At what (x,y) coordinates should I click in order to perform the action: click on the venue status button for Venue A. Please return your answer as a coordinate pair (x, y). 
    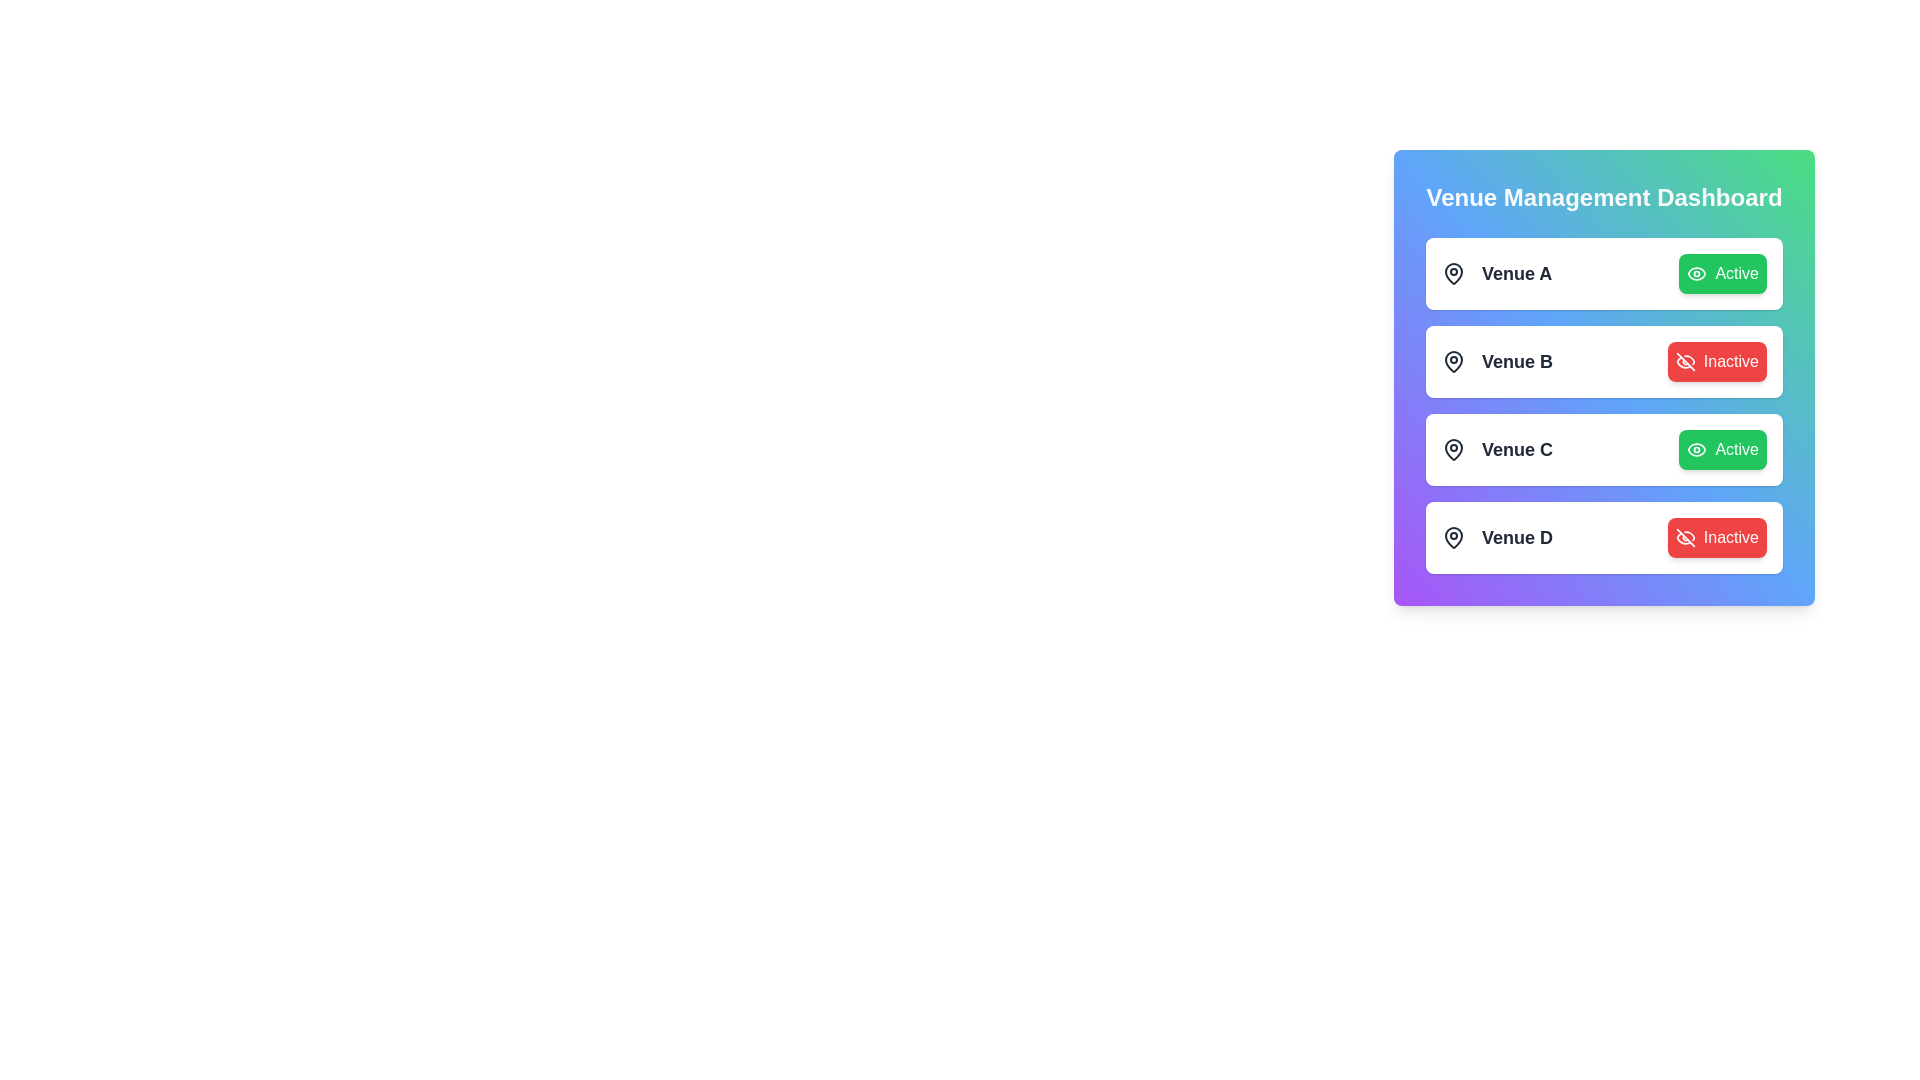
    Looking at the image, I should click on (1722, 273).